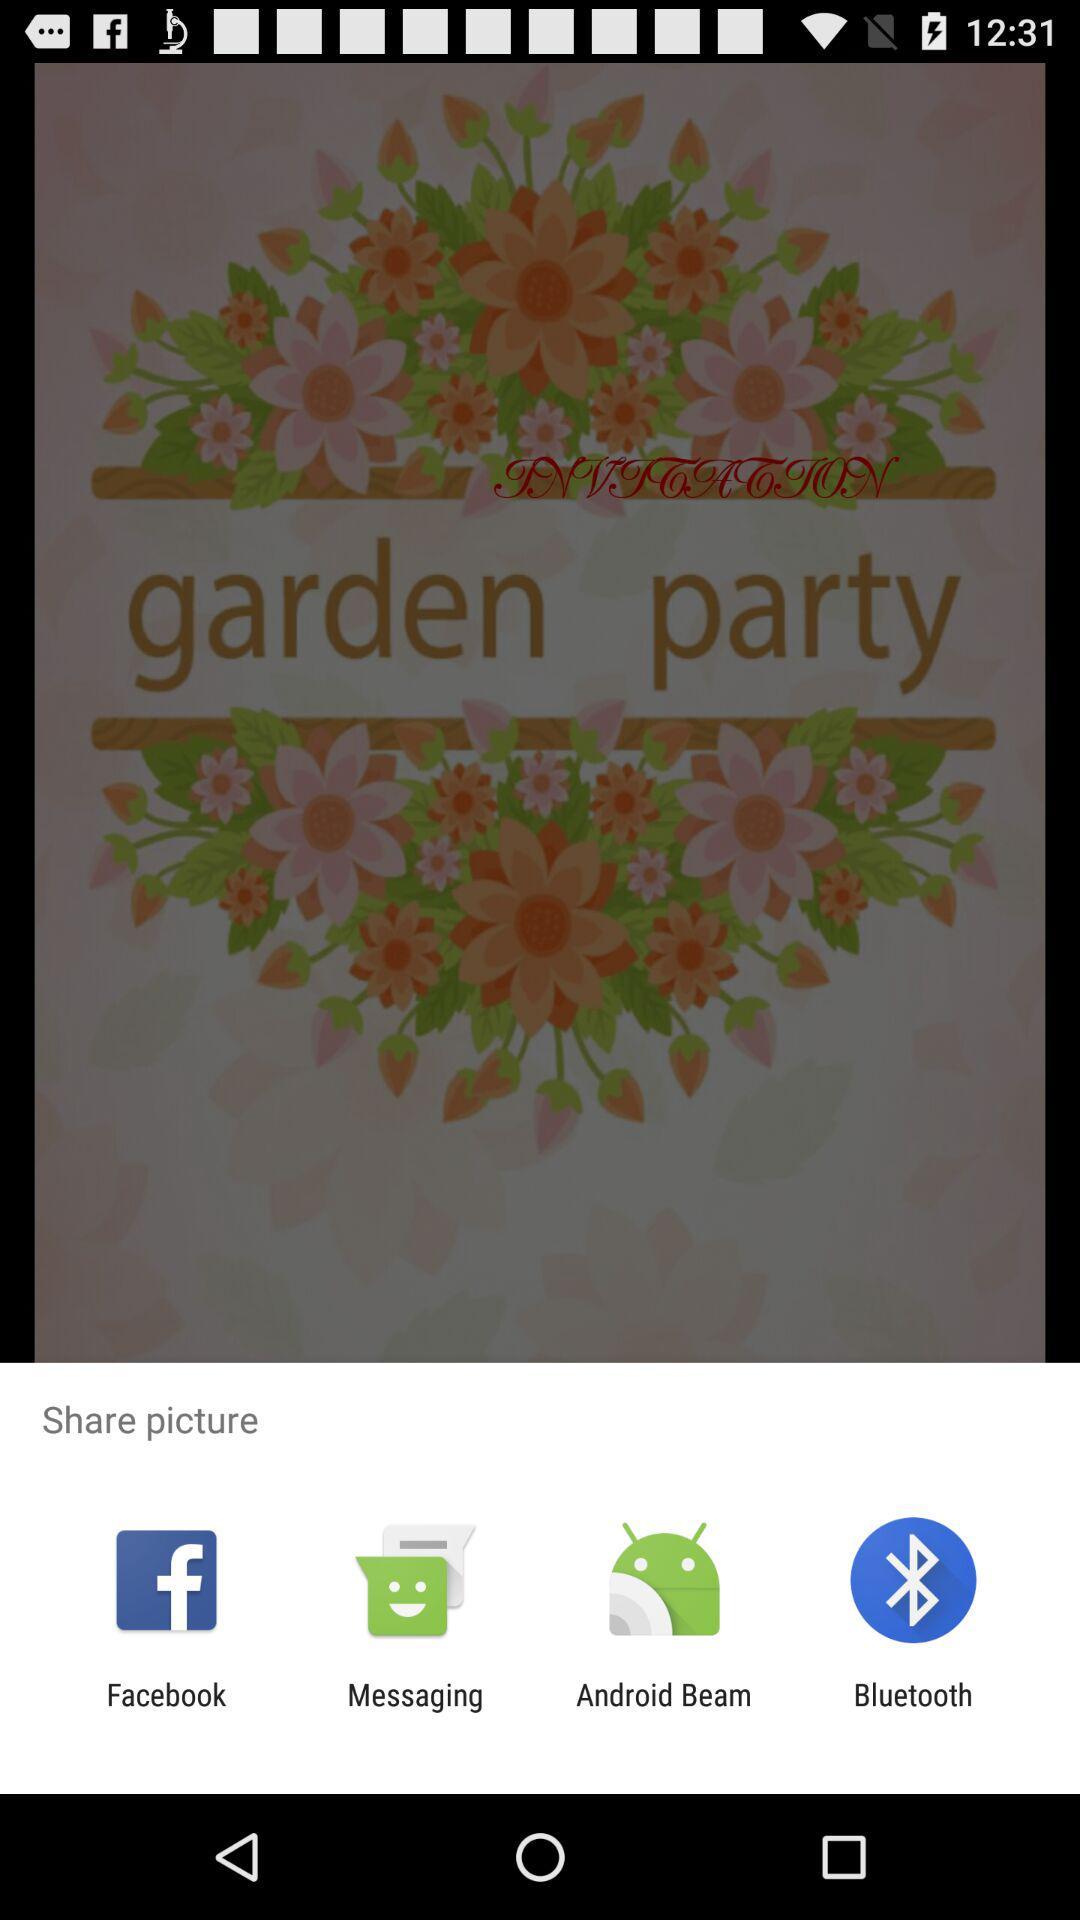 This screenshot has height=1920, width=1080. What do you see at coordinates (913, 1711) in the screenshot?
I see `bluetooth icon` at bounding box center [913, 1711].